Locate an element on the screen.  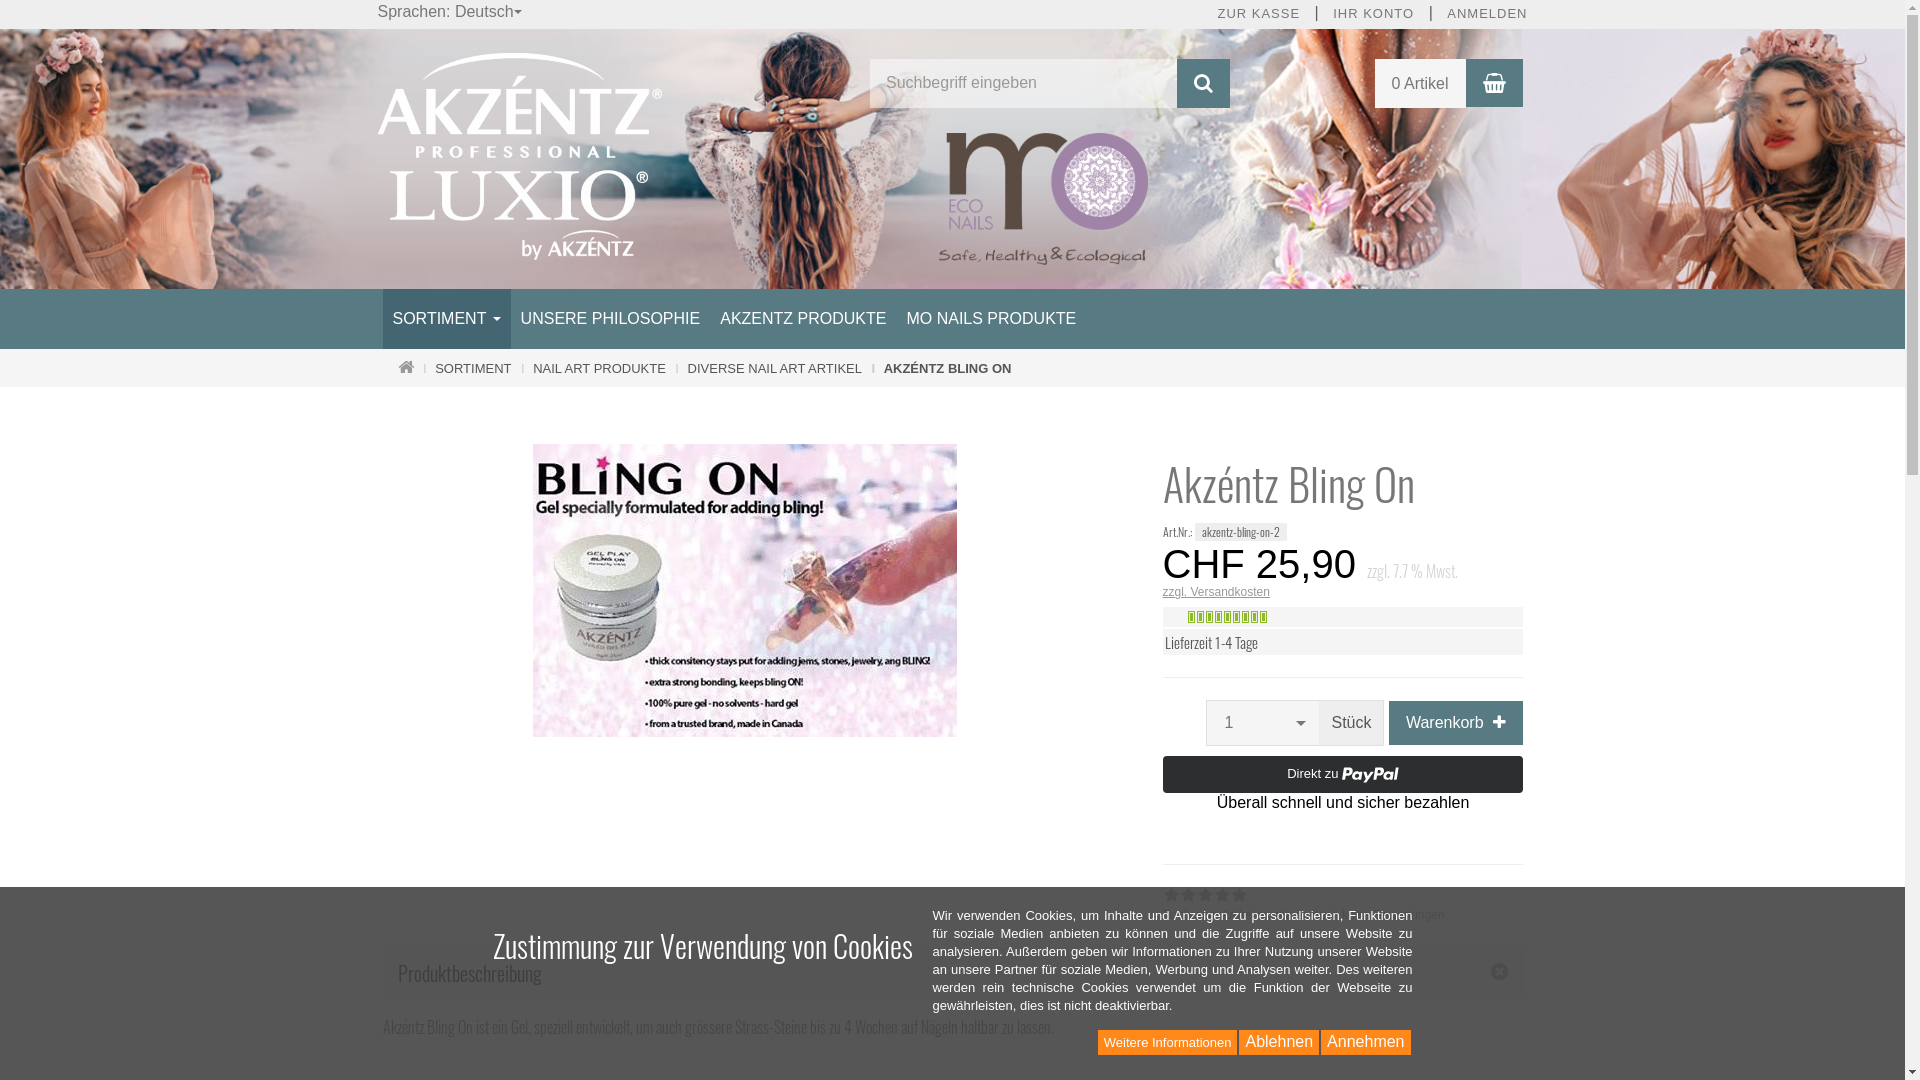
'Suchen' is located at coordinates (1176, 82).